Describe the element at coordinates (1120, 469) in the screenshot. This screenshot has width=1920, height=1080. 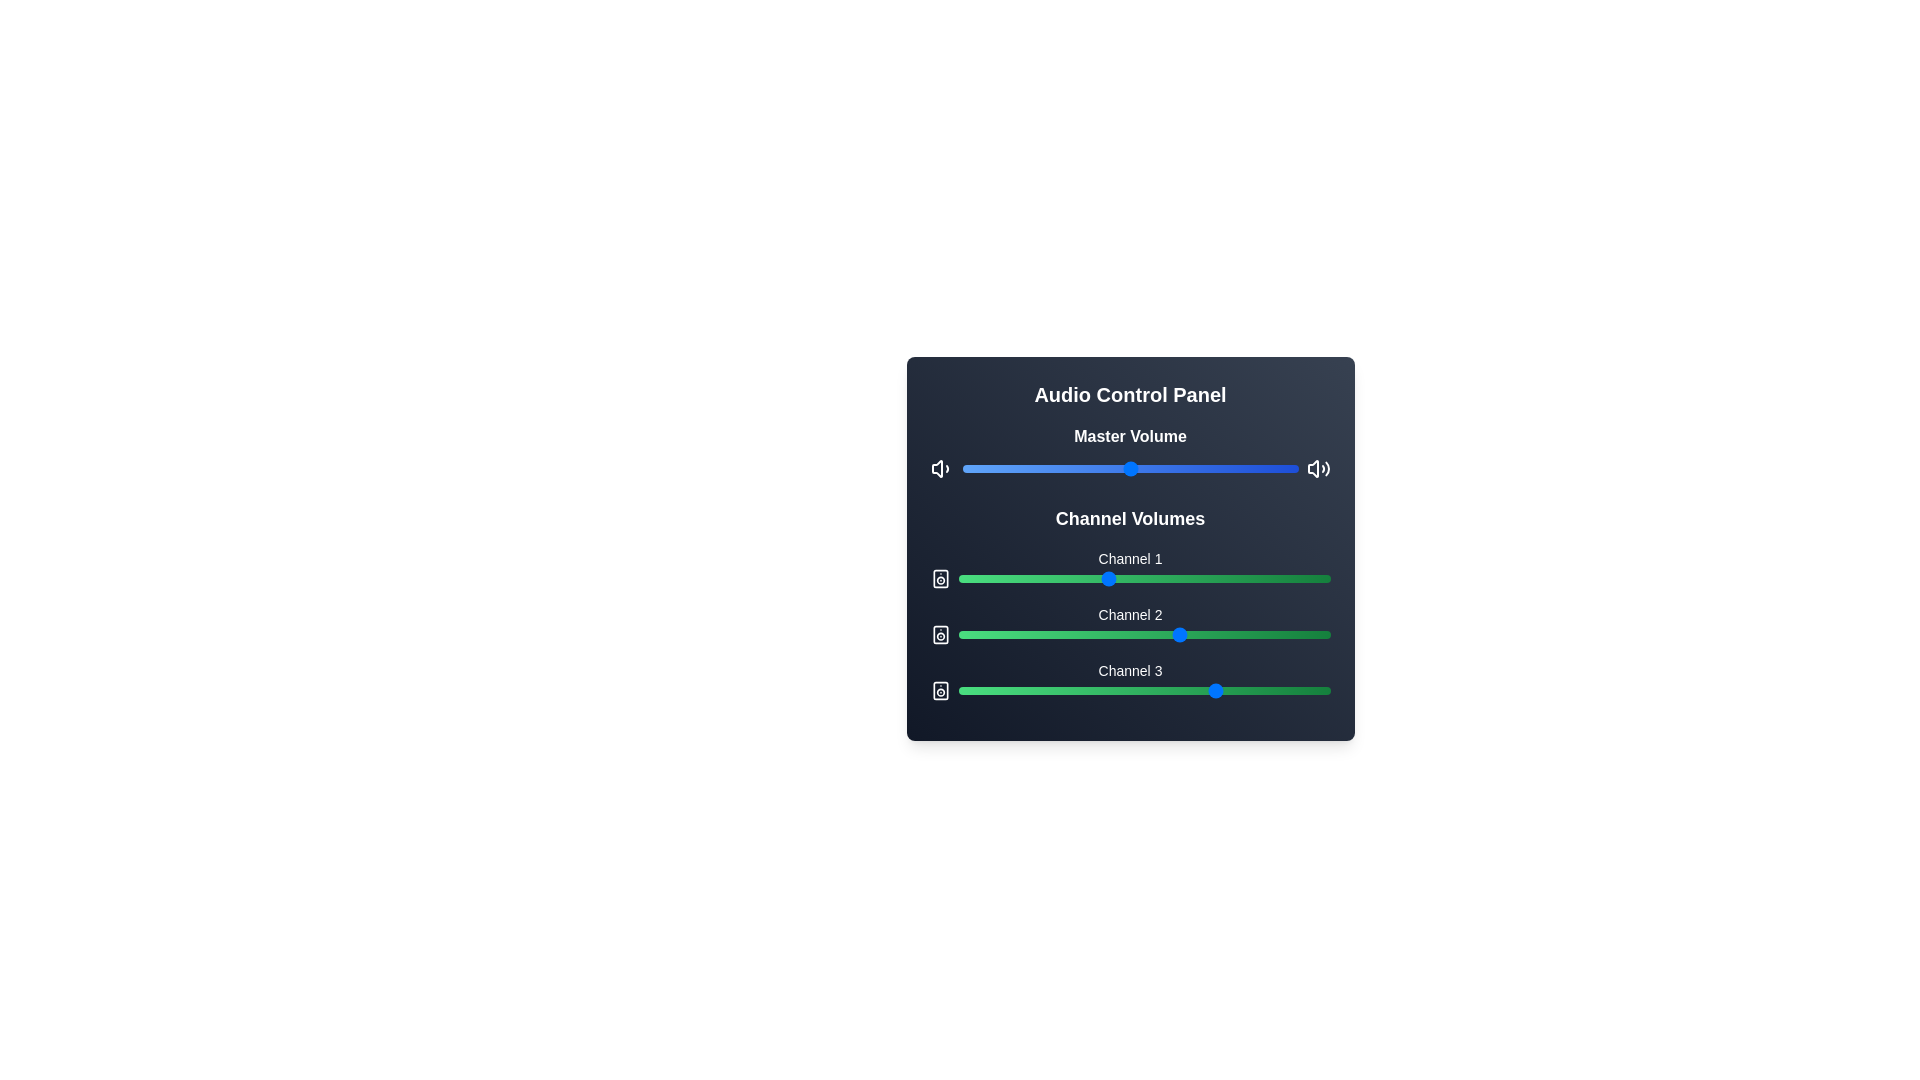
I see `the master volume` at that location.